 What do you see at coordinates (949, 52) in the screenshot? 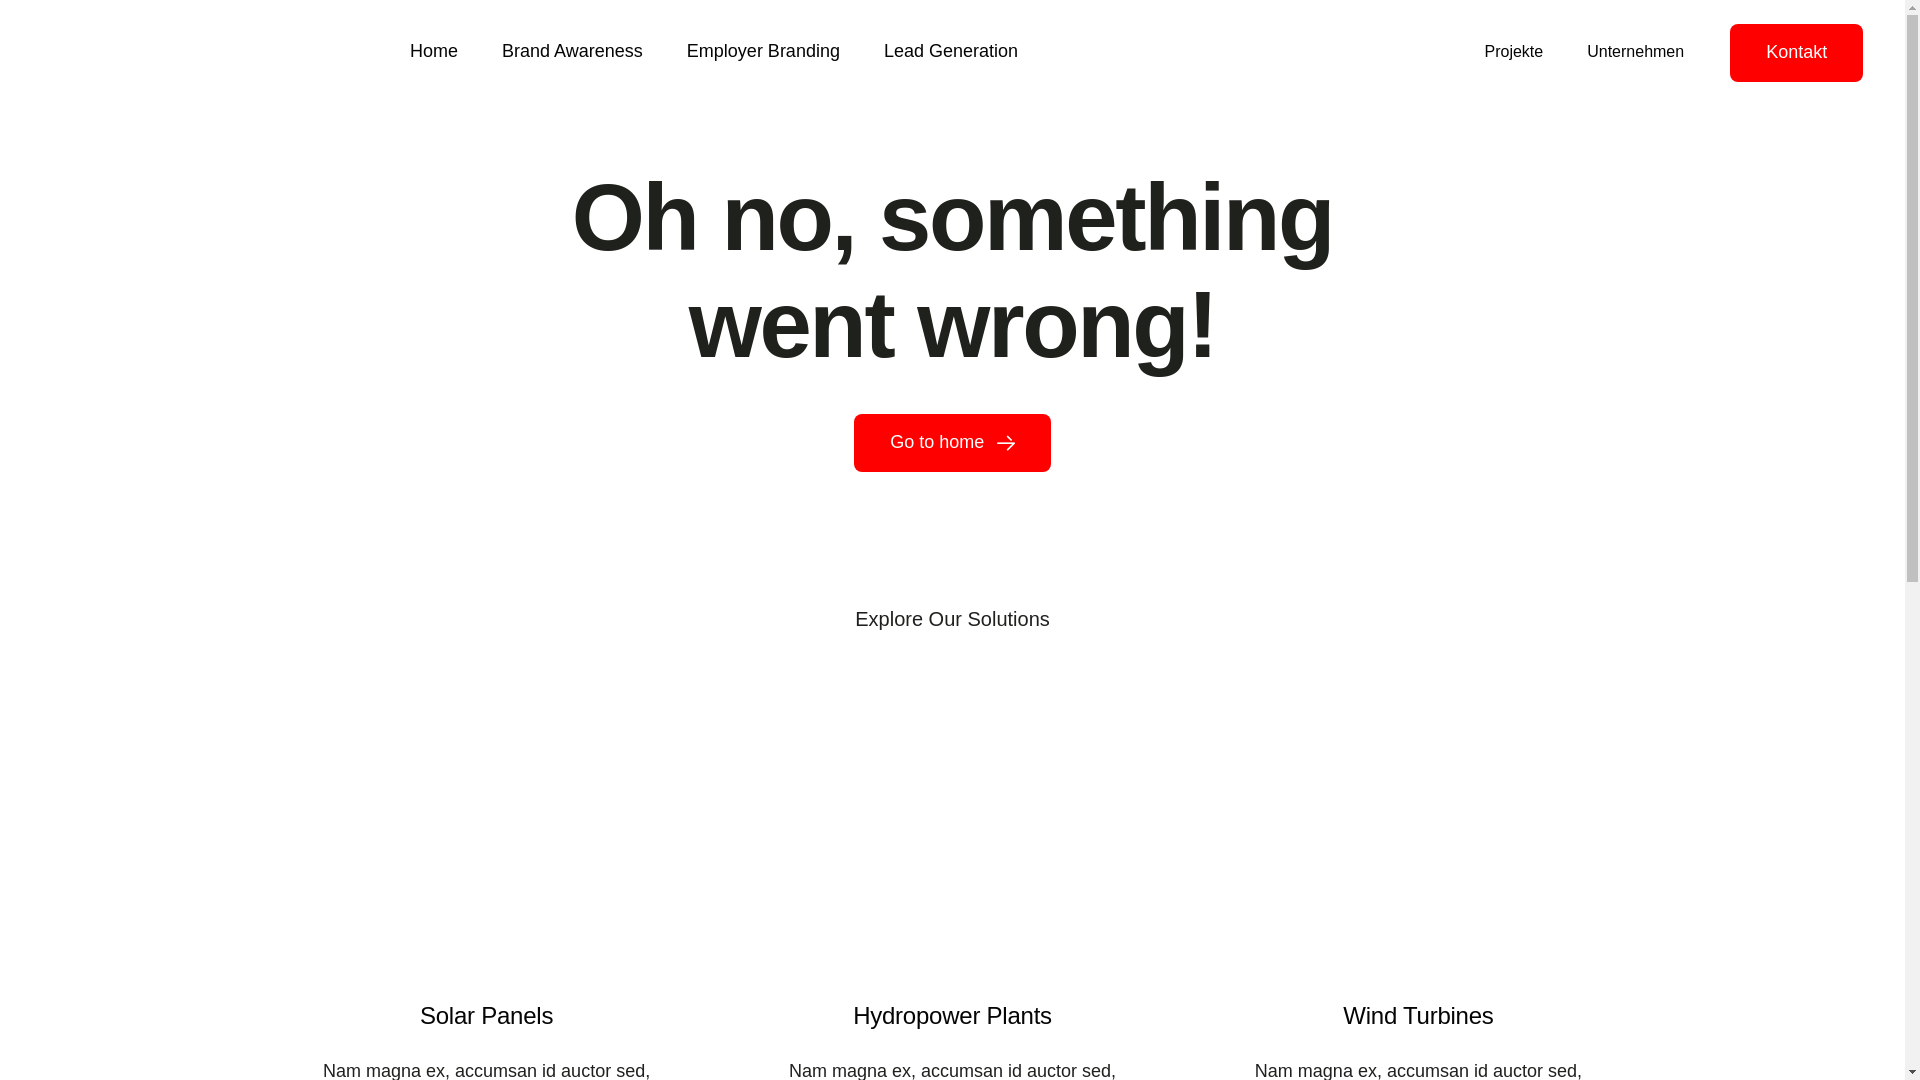
I see `'Lead Generation'` at bounding box center [949, 52].